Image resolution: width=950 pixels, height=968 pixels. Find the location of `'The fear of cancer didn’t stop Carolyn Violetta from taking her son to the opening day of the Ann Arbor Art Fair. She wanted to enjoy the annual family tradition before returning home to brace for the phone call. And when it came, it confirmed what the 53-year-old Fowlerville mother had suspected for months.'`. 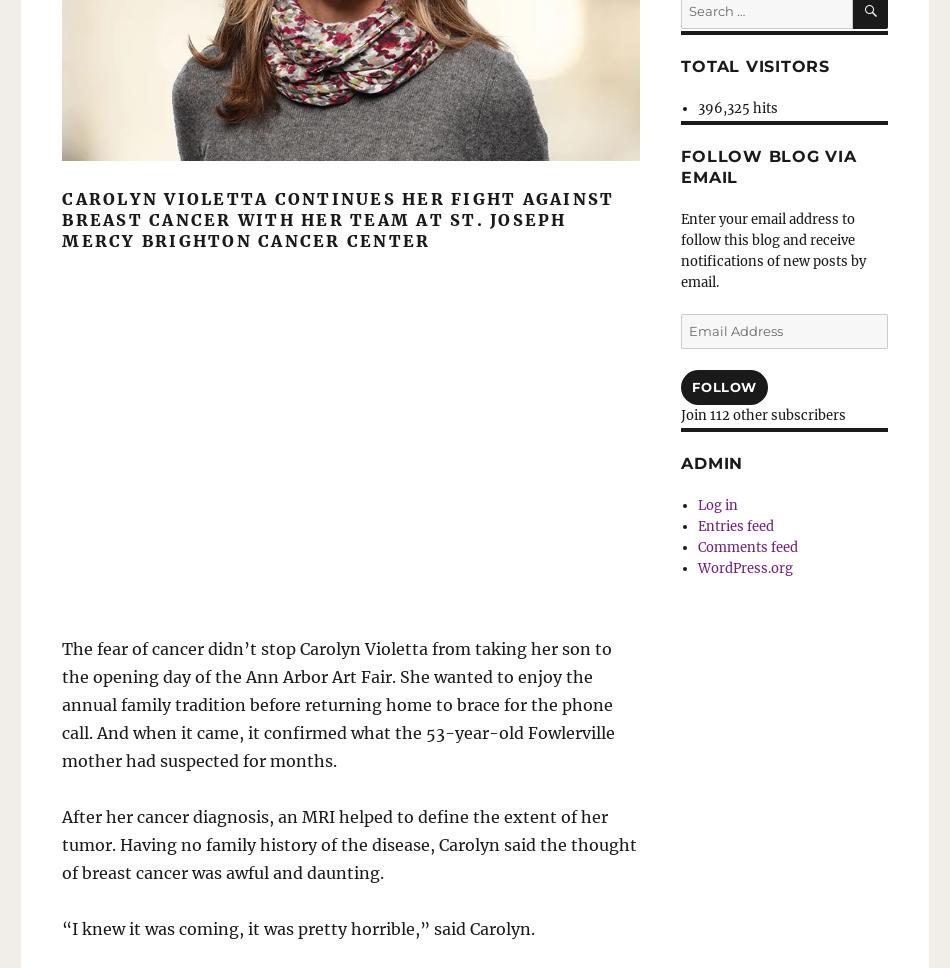

'The fear of cancer didn’t stop Carolyn Violetta from taking her son to the opening day of the Ann Arbor Art Fair. She wanted to enjoy the annual family tradition before returning home to brace for the phone call. And when it came, it confirmed what the 53-year-old Fowlerville mother had suspected for months.' is located at coordinates (337, 703).